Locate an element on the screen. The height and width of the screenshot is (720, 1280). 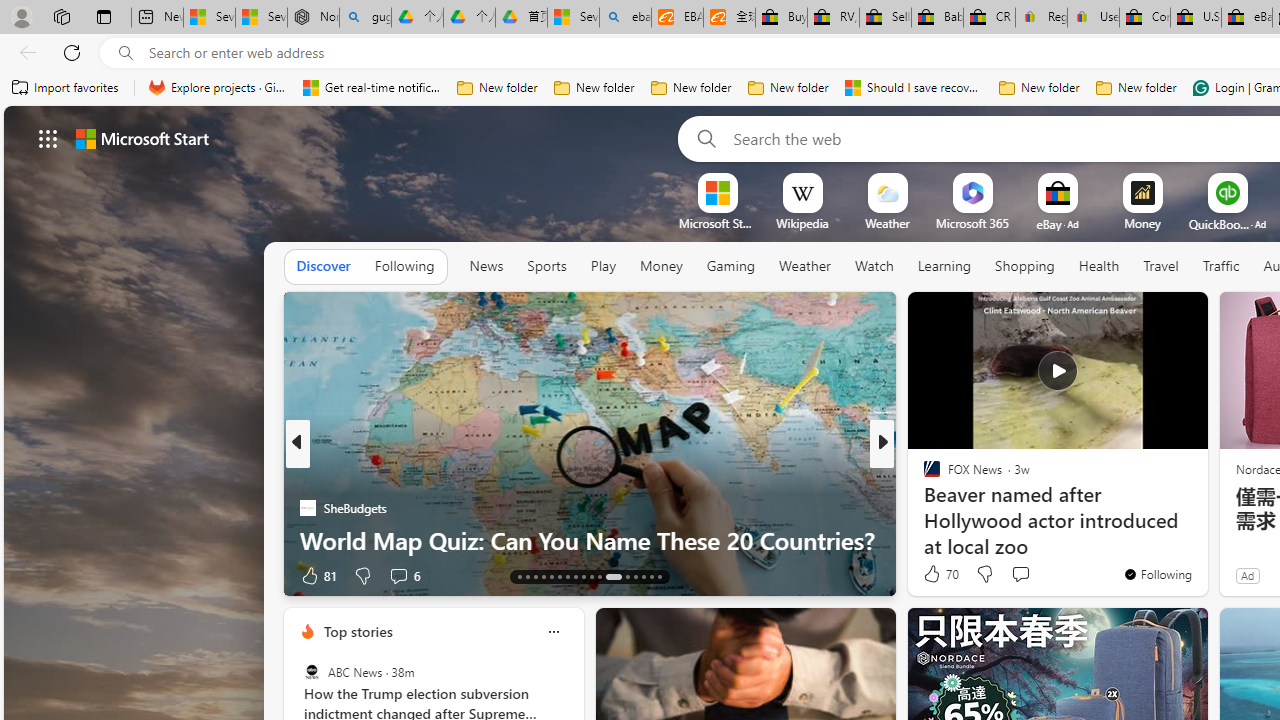
'AutomationID: tab-15' is located at coordinates (535, 577).